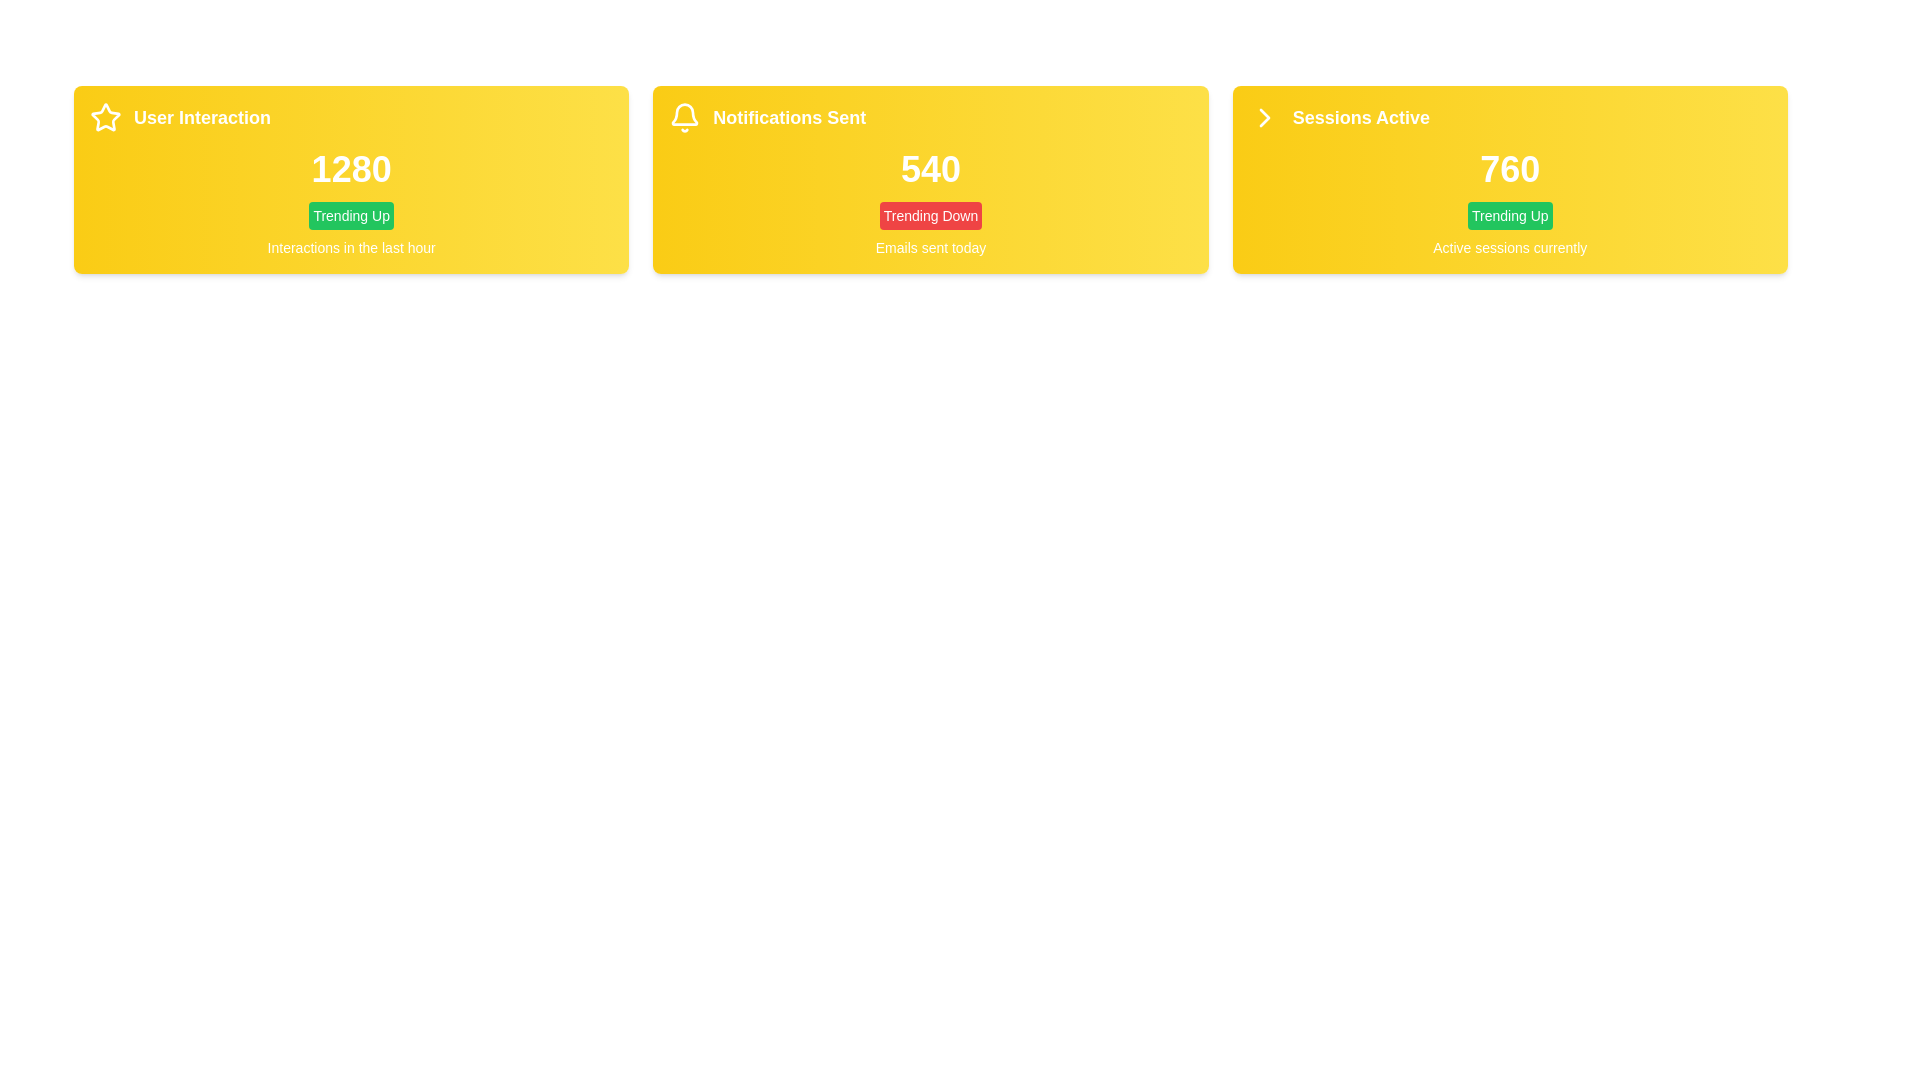  Describe the element at coordinates (1263, 118) in the screenshot. I see `the icon located in the top-right corner of the third yellow card labeled 'Sessions Active'` at that location.